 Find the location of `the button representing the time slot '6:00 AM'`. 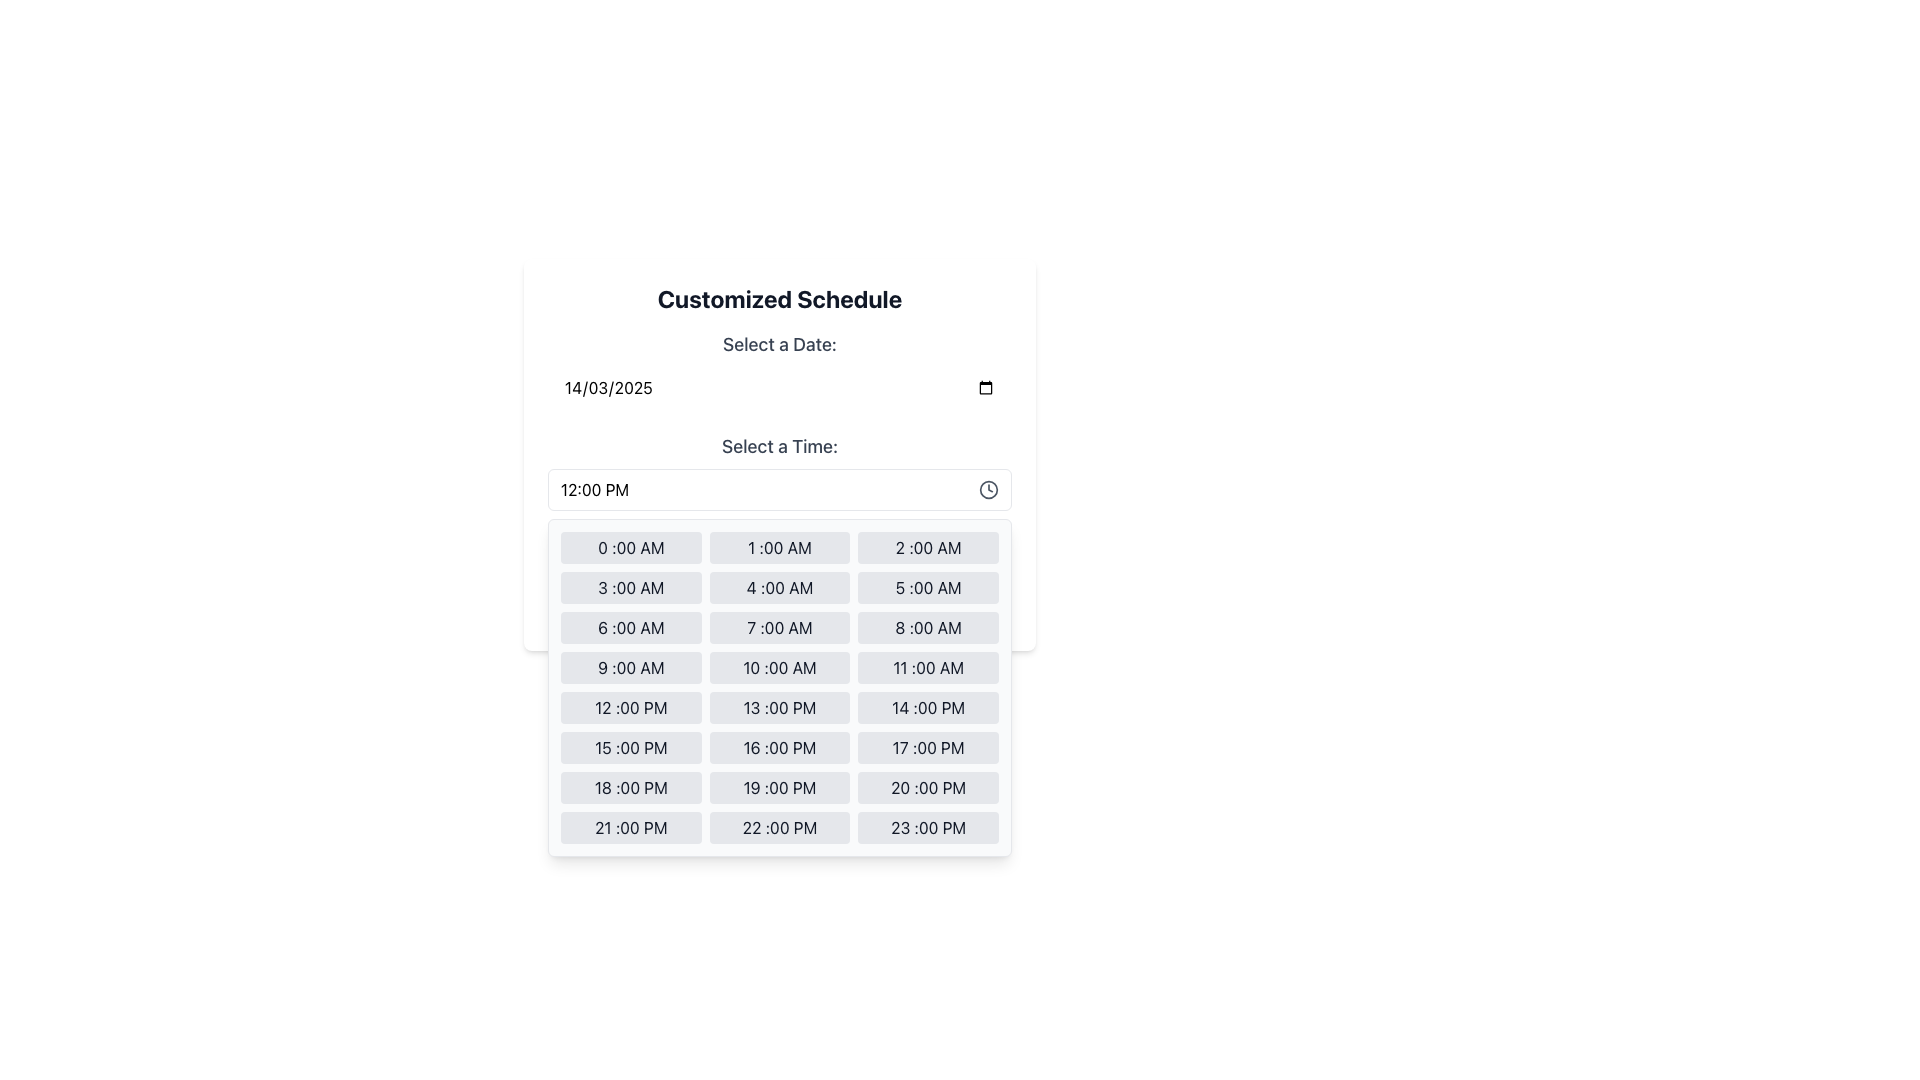

the button representing the time slot '6:00 AM' is located at coordinates (630, 627).